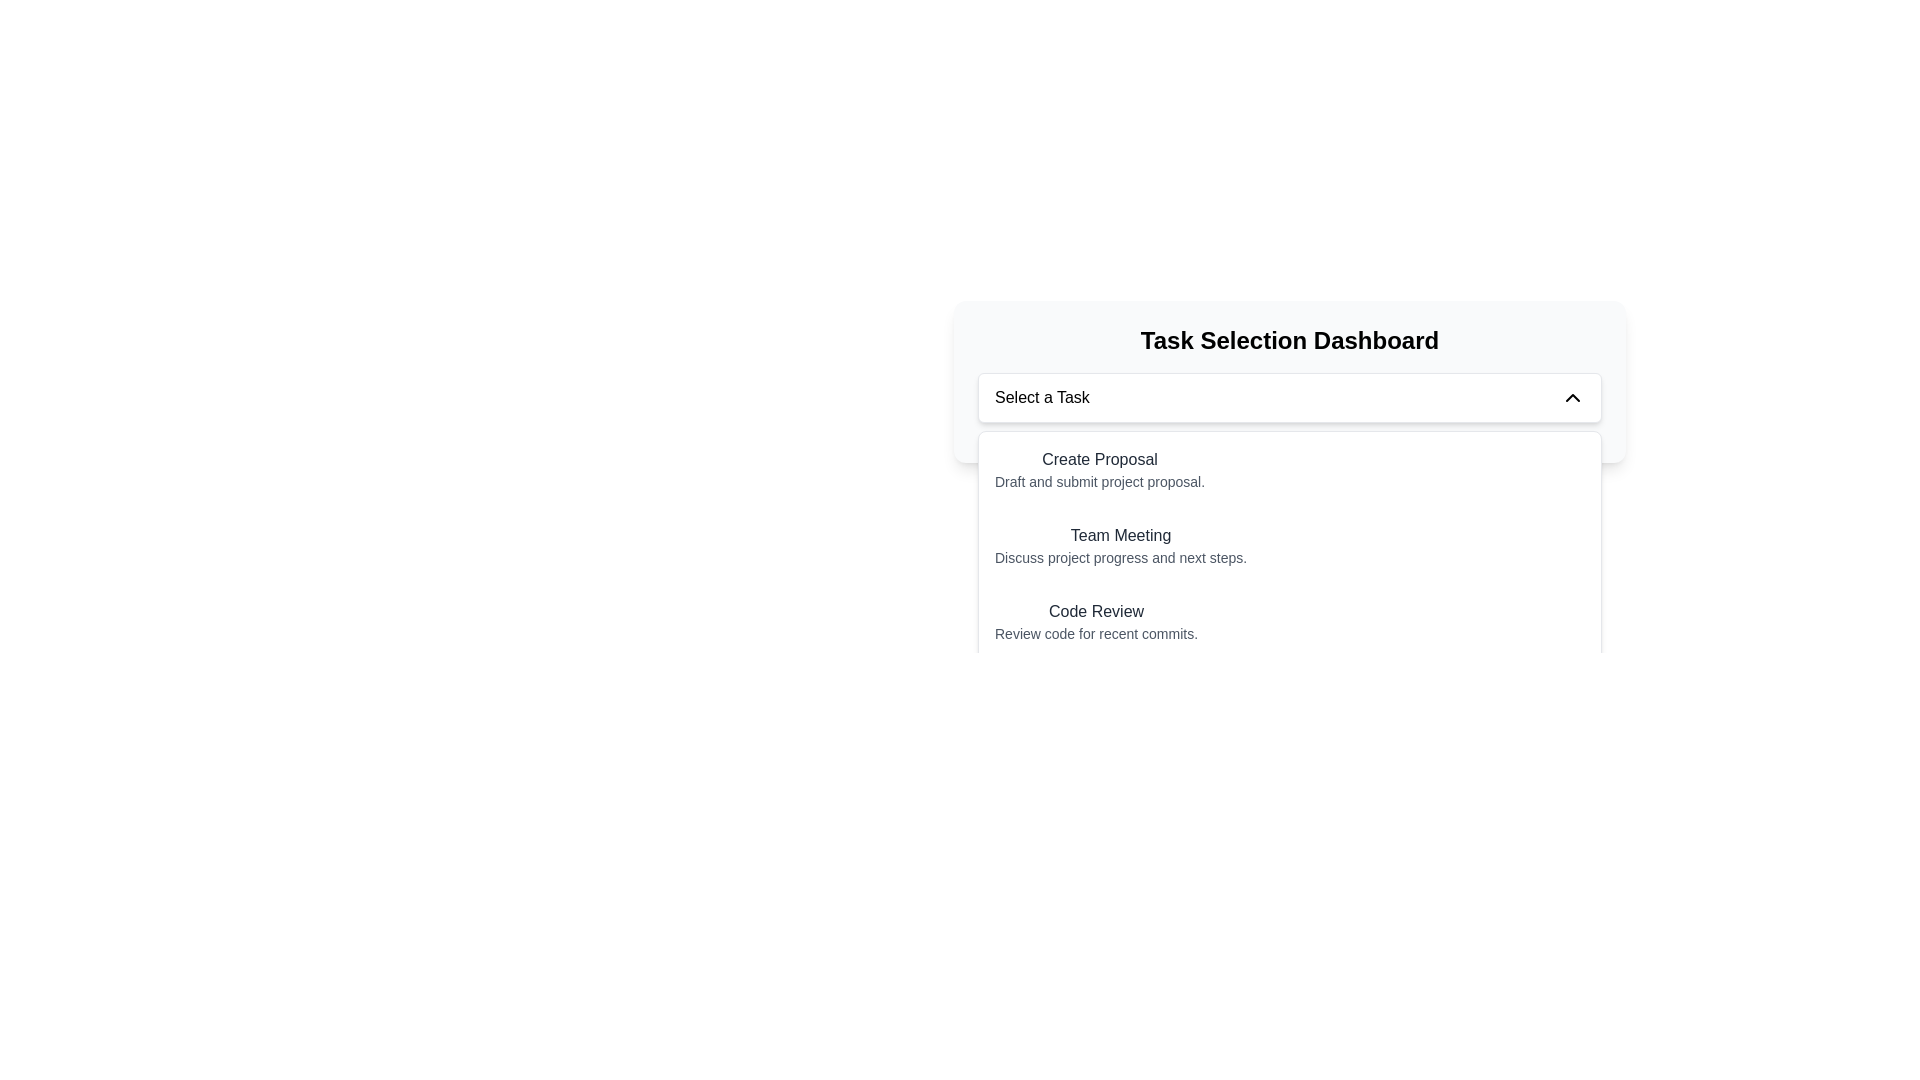  I want to click on the 'Create Proposal' list item in the dropdown menu under 'Task Selection Dashboard', so click(1290, 465).